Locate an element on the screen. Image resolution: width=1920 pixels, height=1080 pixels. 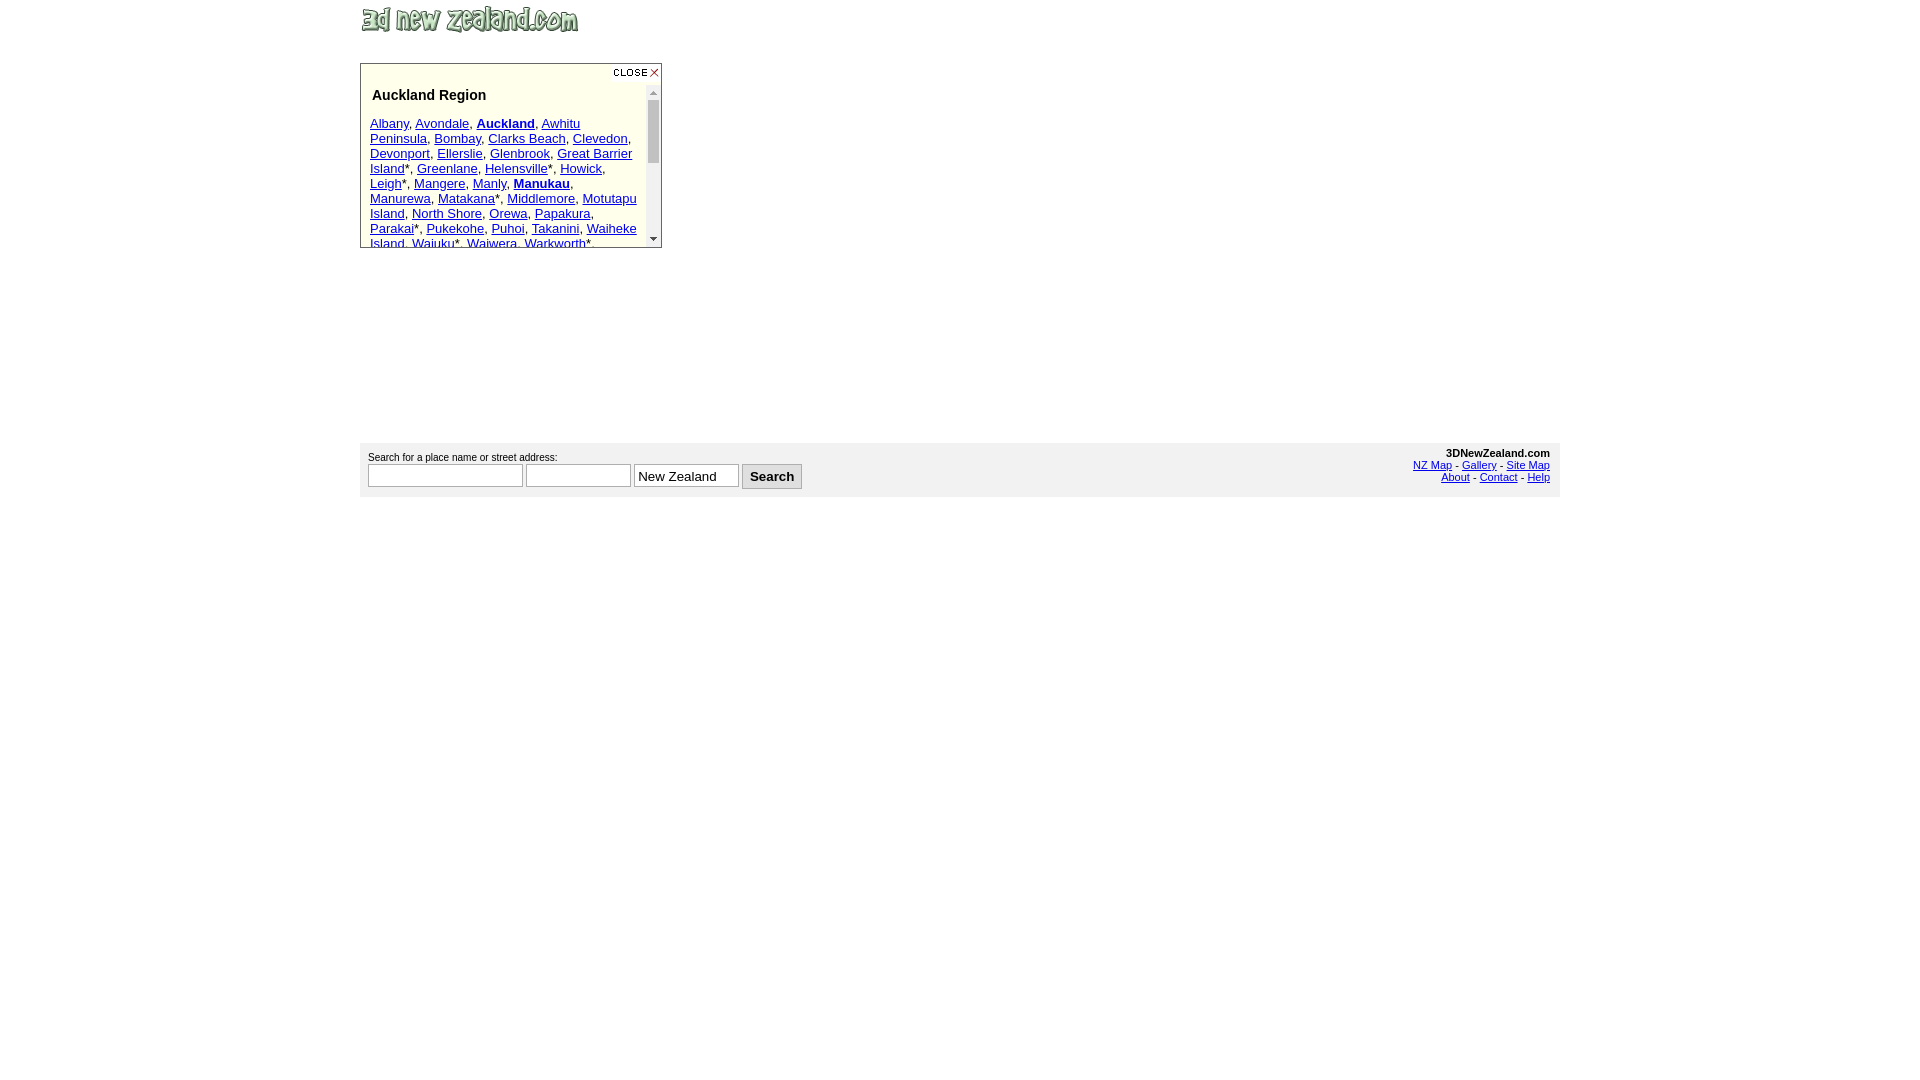
'Clevedon' is located at coordinates (571, 137).